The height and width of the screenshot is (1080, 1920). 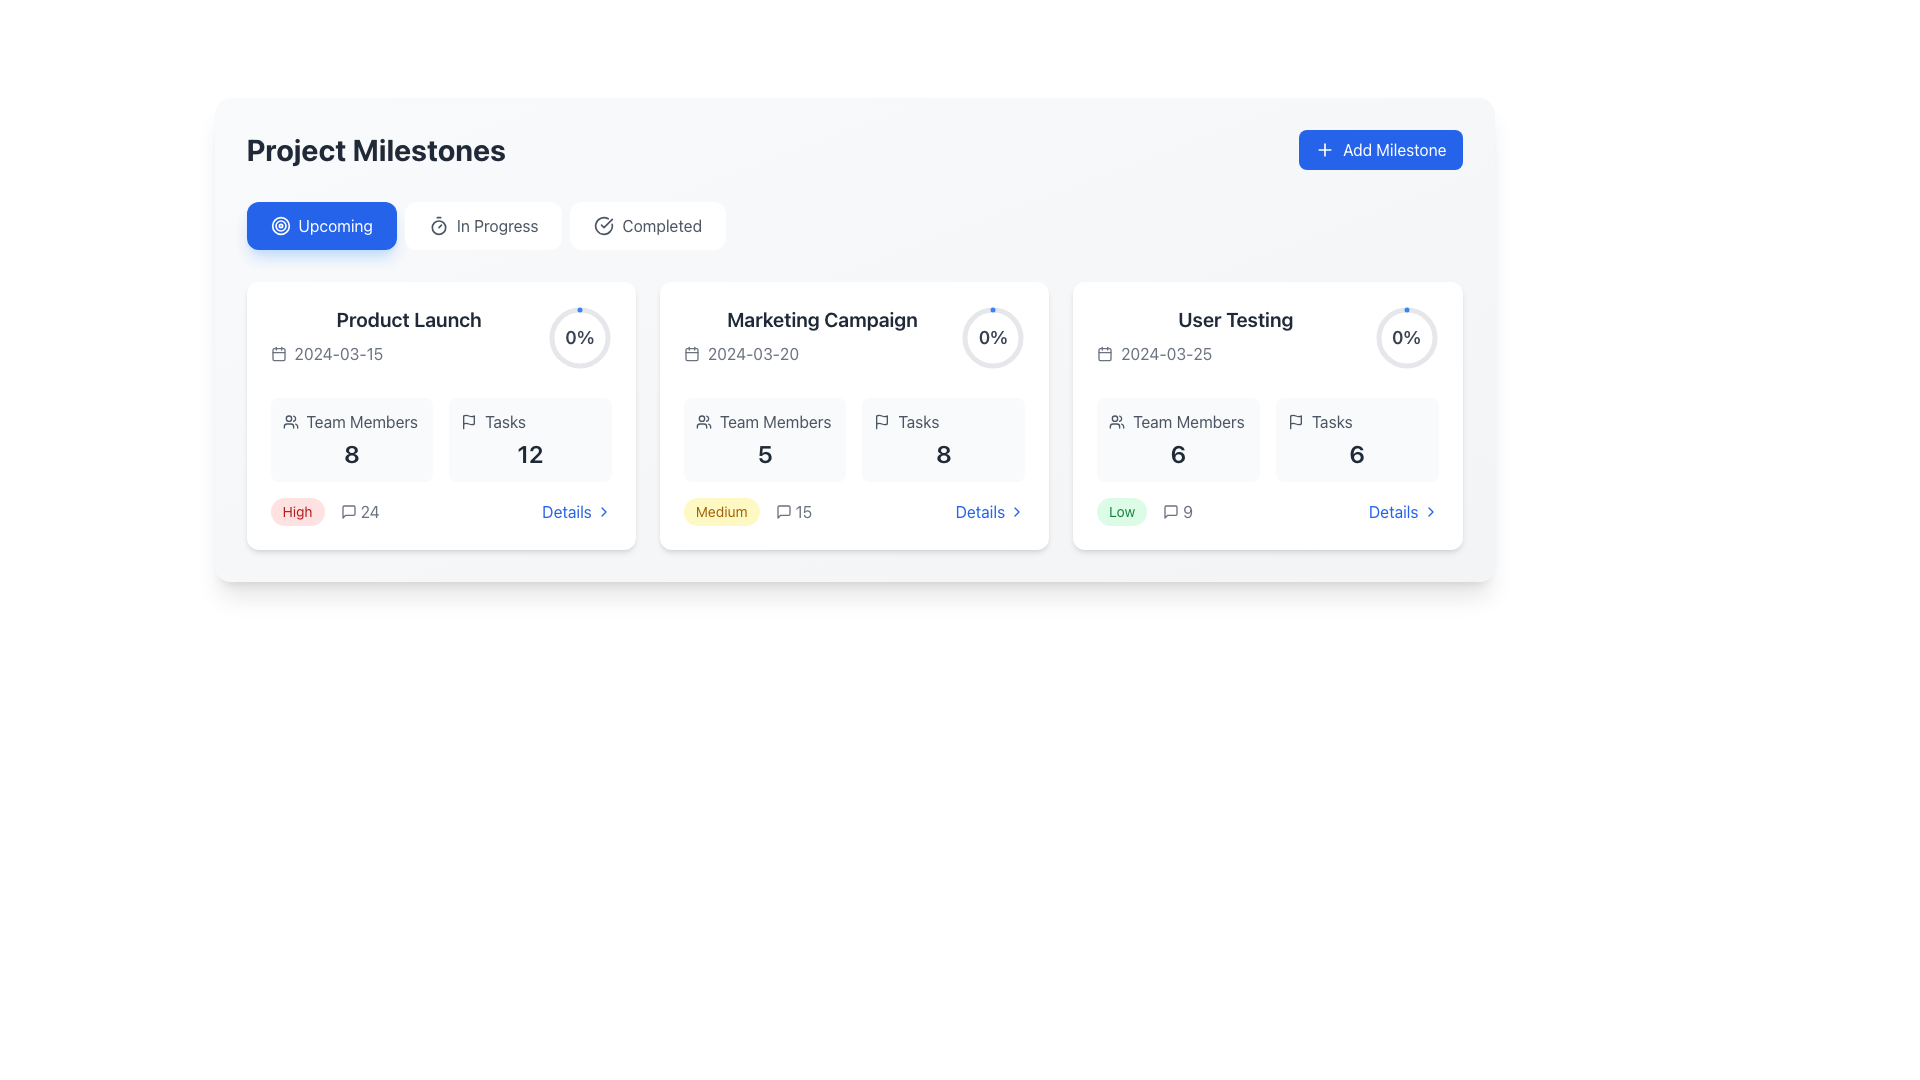 What do you see at coordinates (691, 353) in the screenshot?
I see `the calendar icon located to the left of the text '2024-03-20' in the marketing campaign card, which is represented in an outlined style with a rectangular base and rounded edges` at bounding box center [691, 353].